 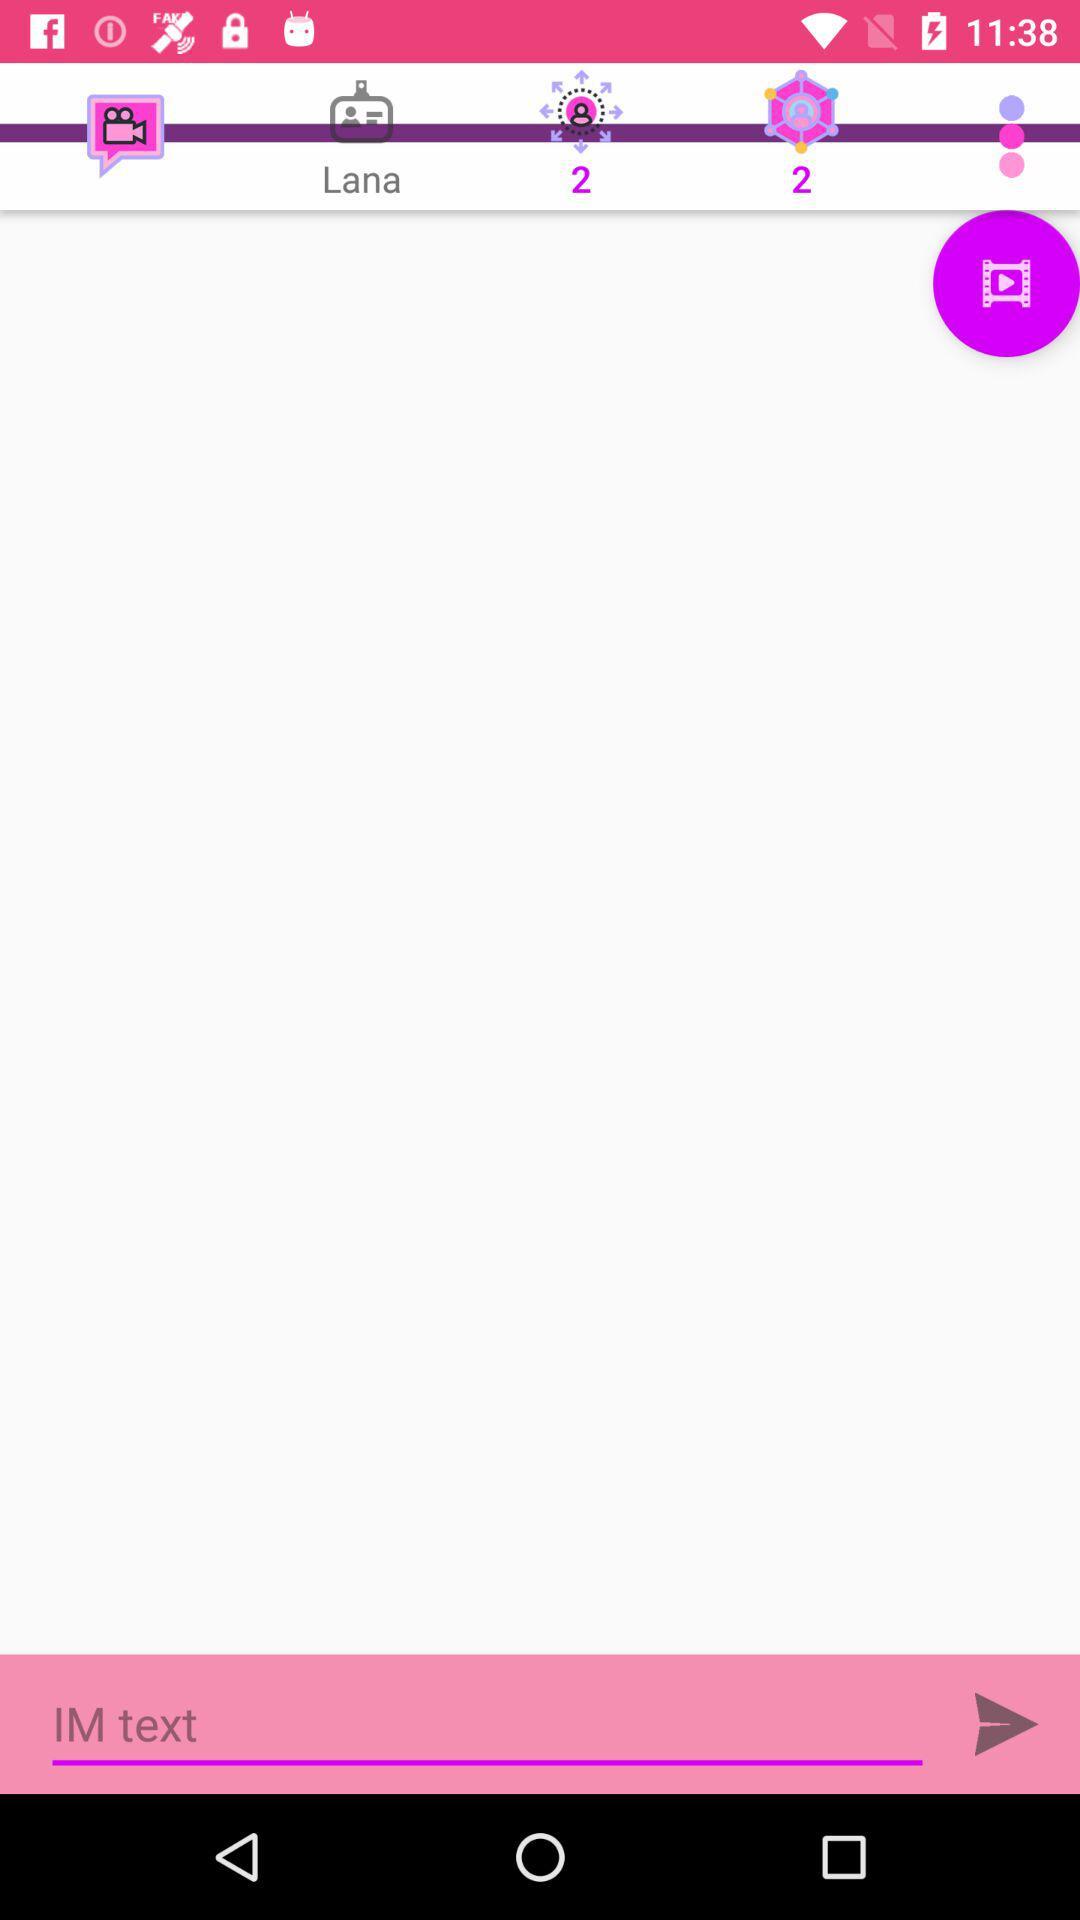 What do you see at coordinates (487, 1723) in the screenshot?
I see `write instant message text` at bounding box center [487, 1723].